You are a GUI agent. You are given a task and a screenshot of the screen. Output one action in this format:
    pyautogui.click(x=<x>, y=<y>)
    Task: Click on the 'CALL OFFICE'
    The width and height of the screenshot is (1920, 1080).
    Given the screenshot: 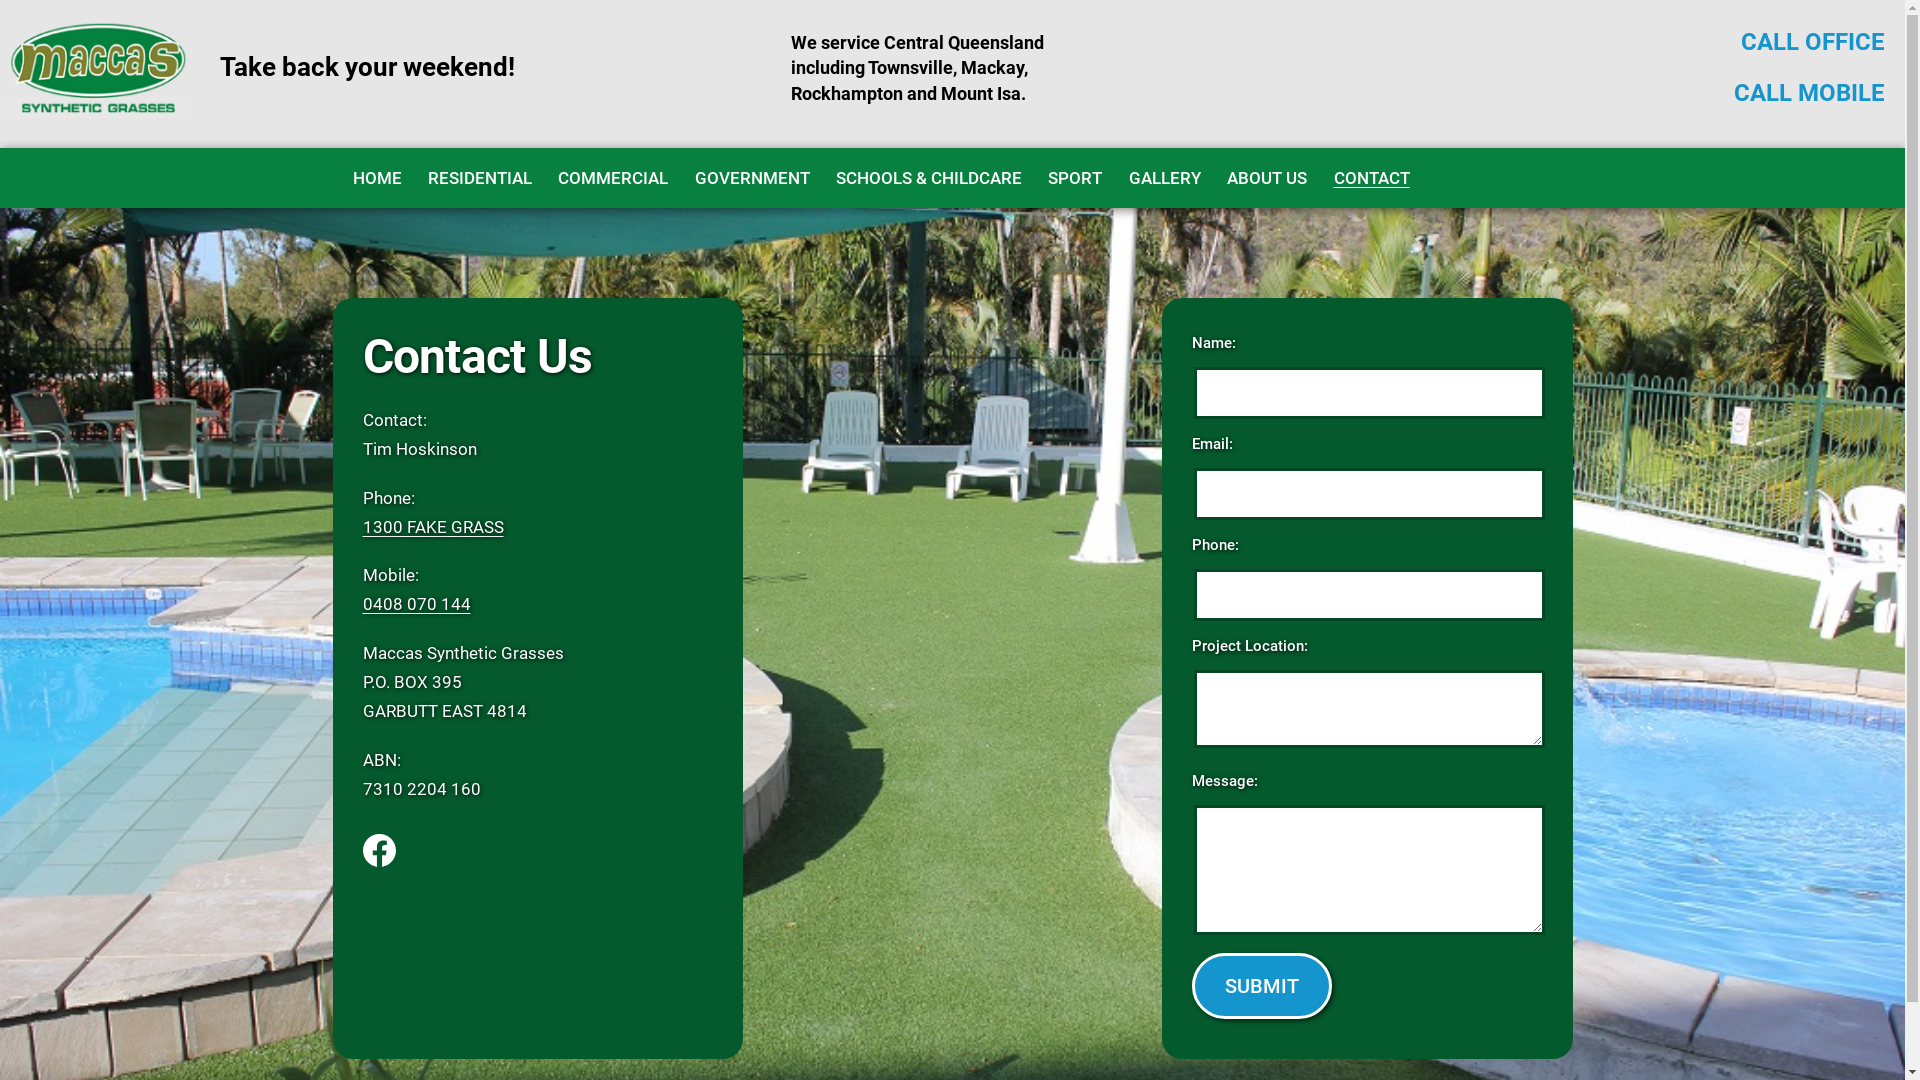 What is the action you would take?
    pyautogui.click(x=1813, y=42)
    